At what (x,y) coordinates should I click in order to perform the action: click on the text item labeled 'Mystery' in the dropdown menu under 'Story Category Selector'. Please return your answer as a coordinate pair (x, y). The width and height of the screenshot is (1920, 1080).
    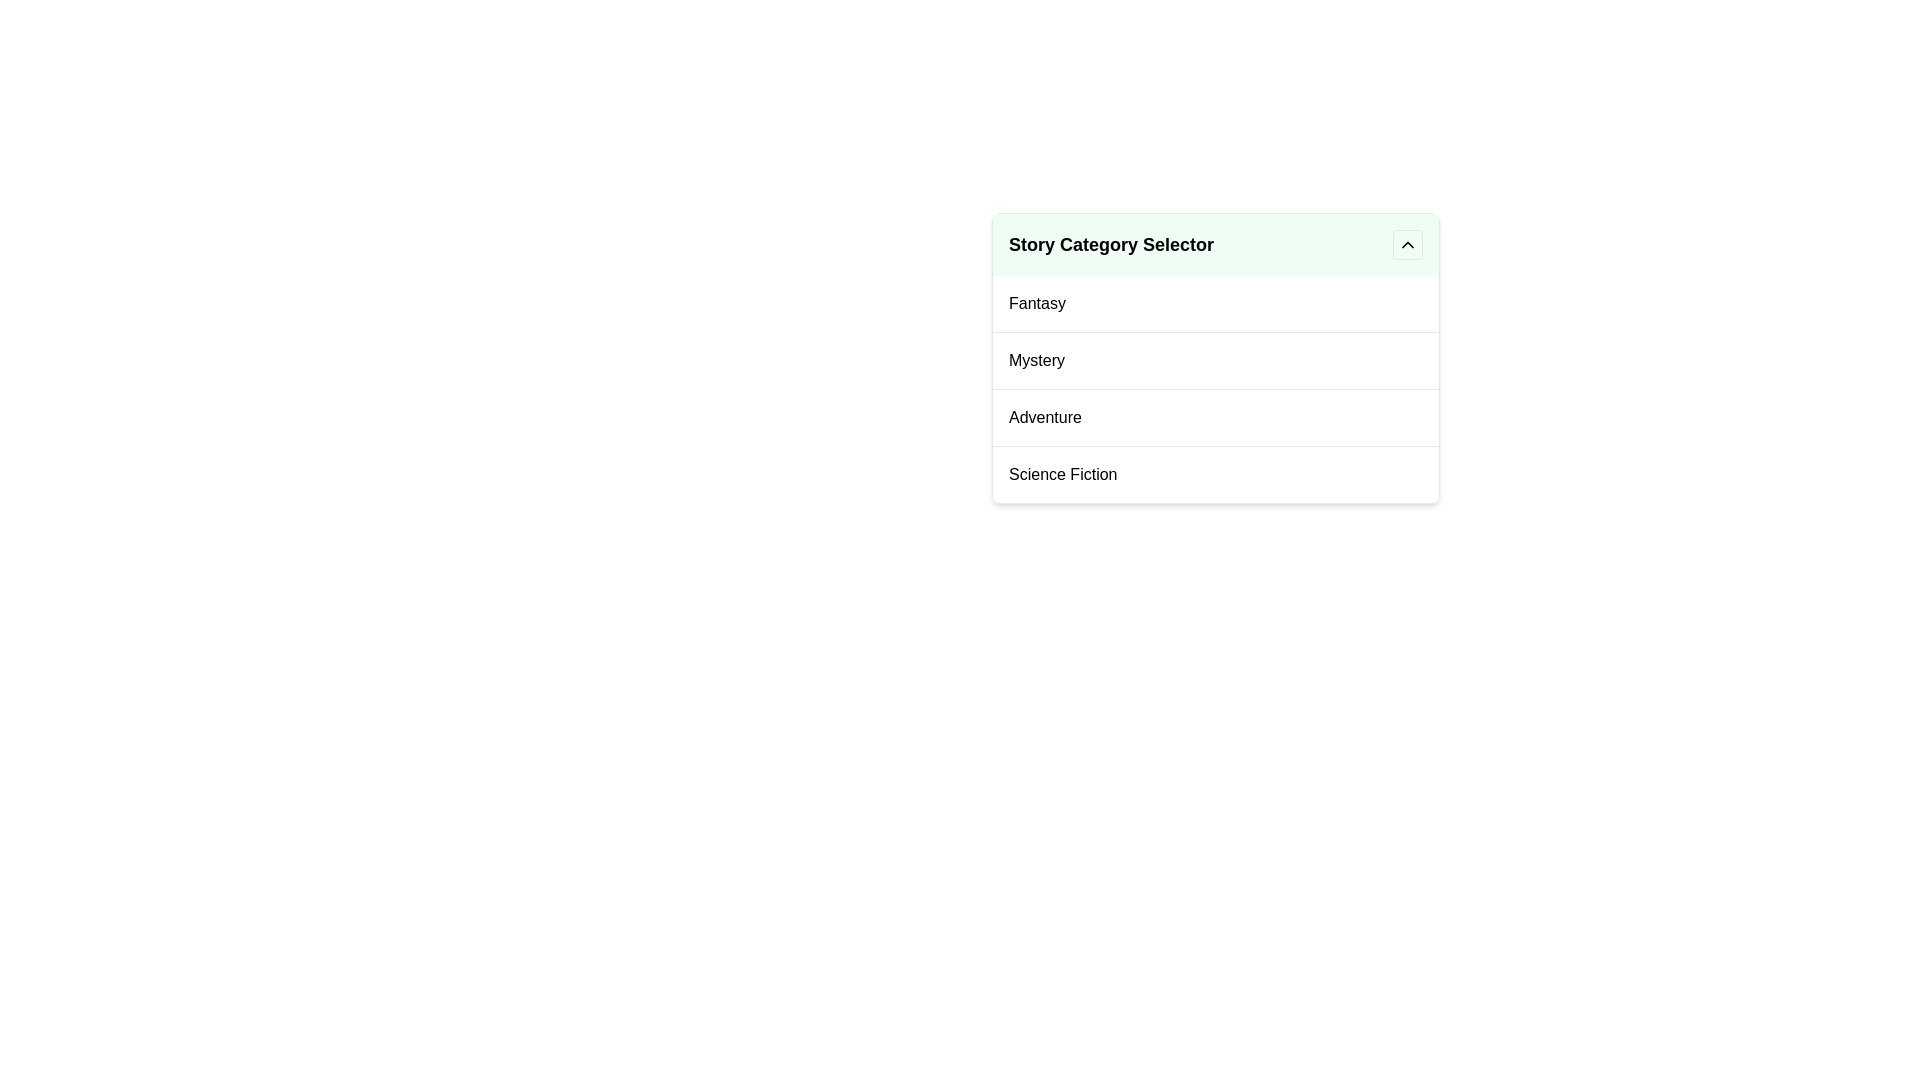
    Looking at the image, I should click on (1036, 361).